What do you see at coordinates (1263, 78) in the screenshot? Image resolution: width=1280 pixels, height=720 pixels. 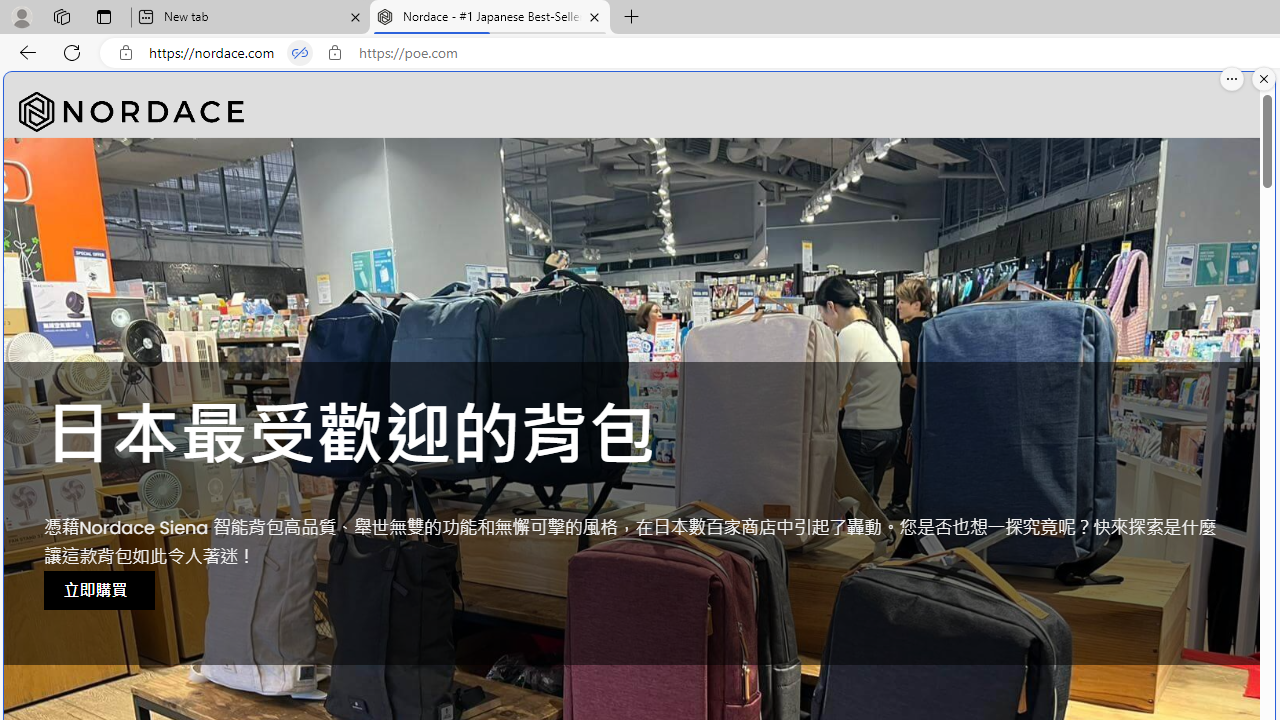 I see `'Close split screen.'` at bounding box center [1263, 78].